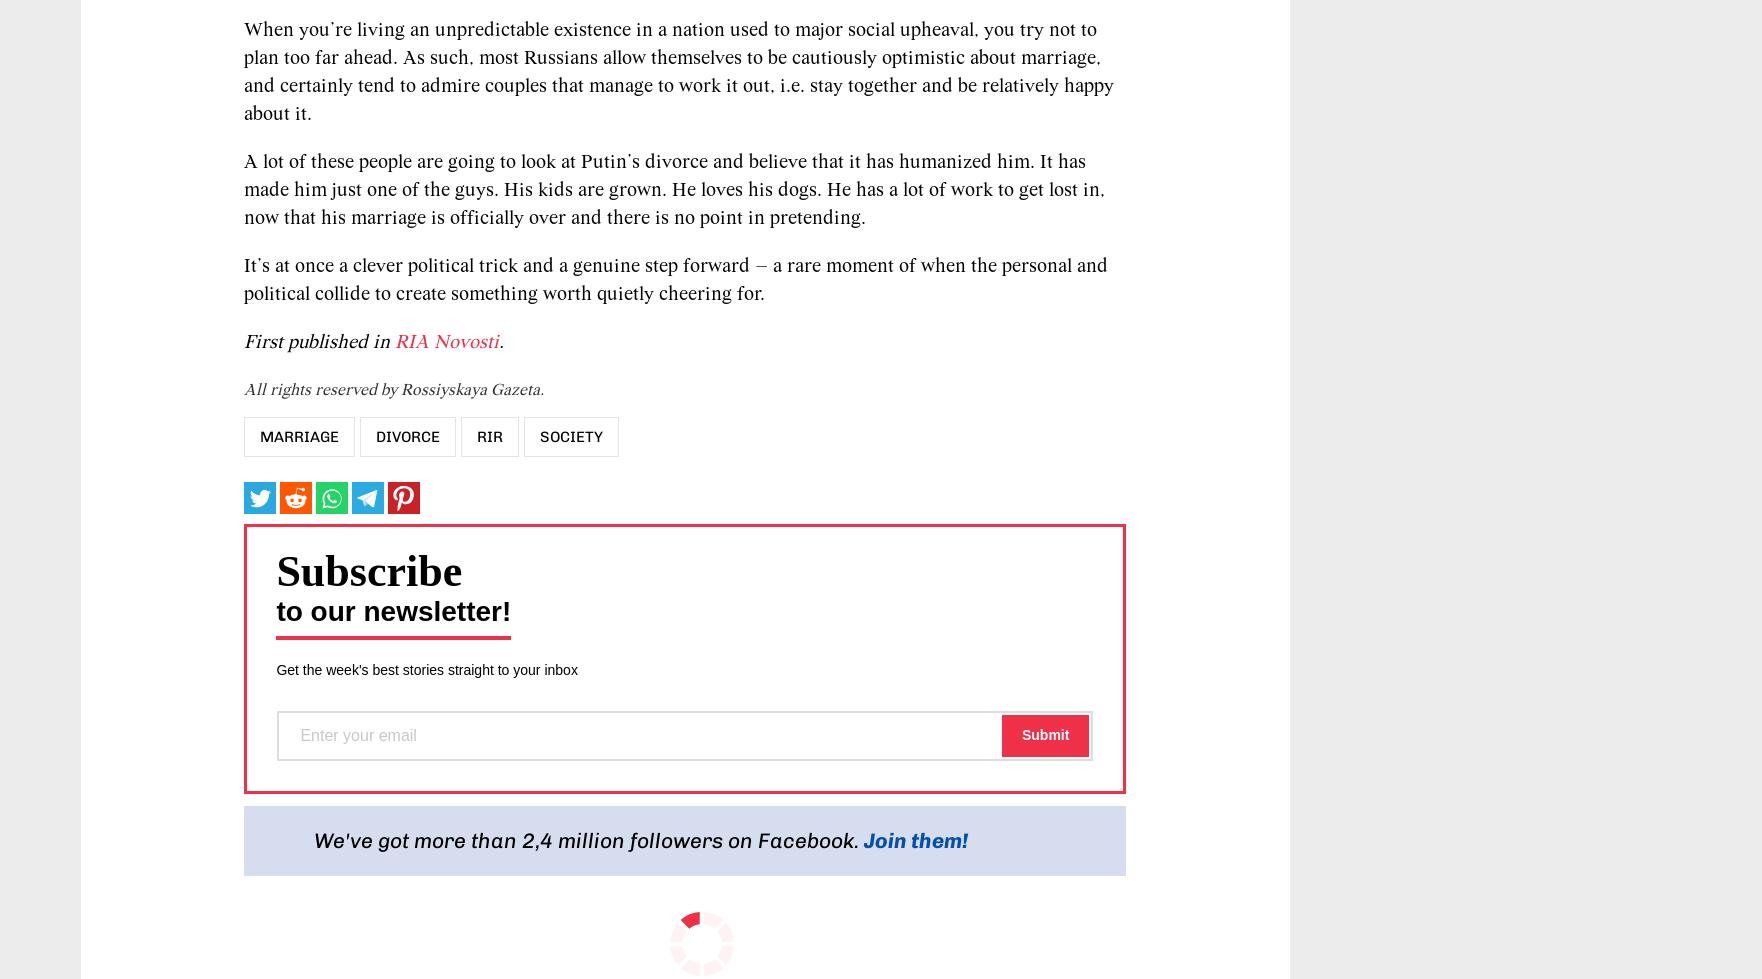 The height and width of the screenshot is (979, 1762). What do you see at coordinates (319, 341) in the screenshot?
I see `'First published in'` at bounding box center [319, 341].